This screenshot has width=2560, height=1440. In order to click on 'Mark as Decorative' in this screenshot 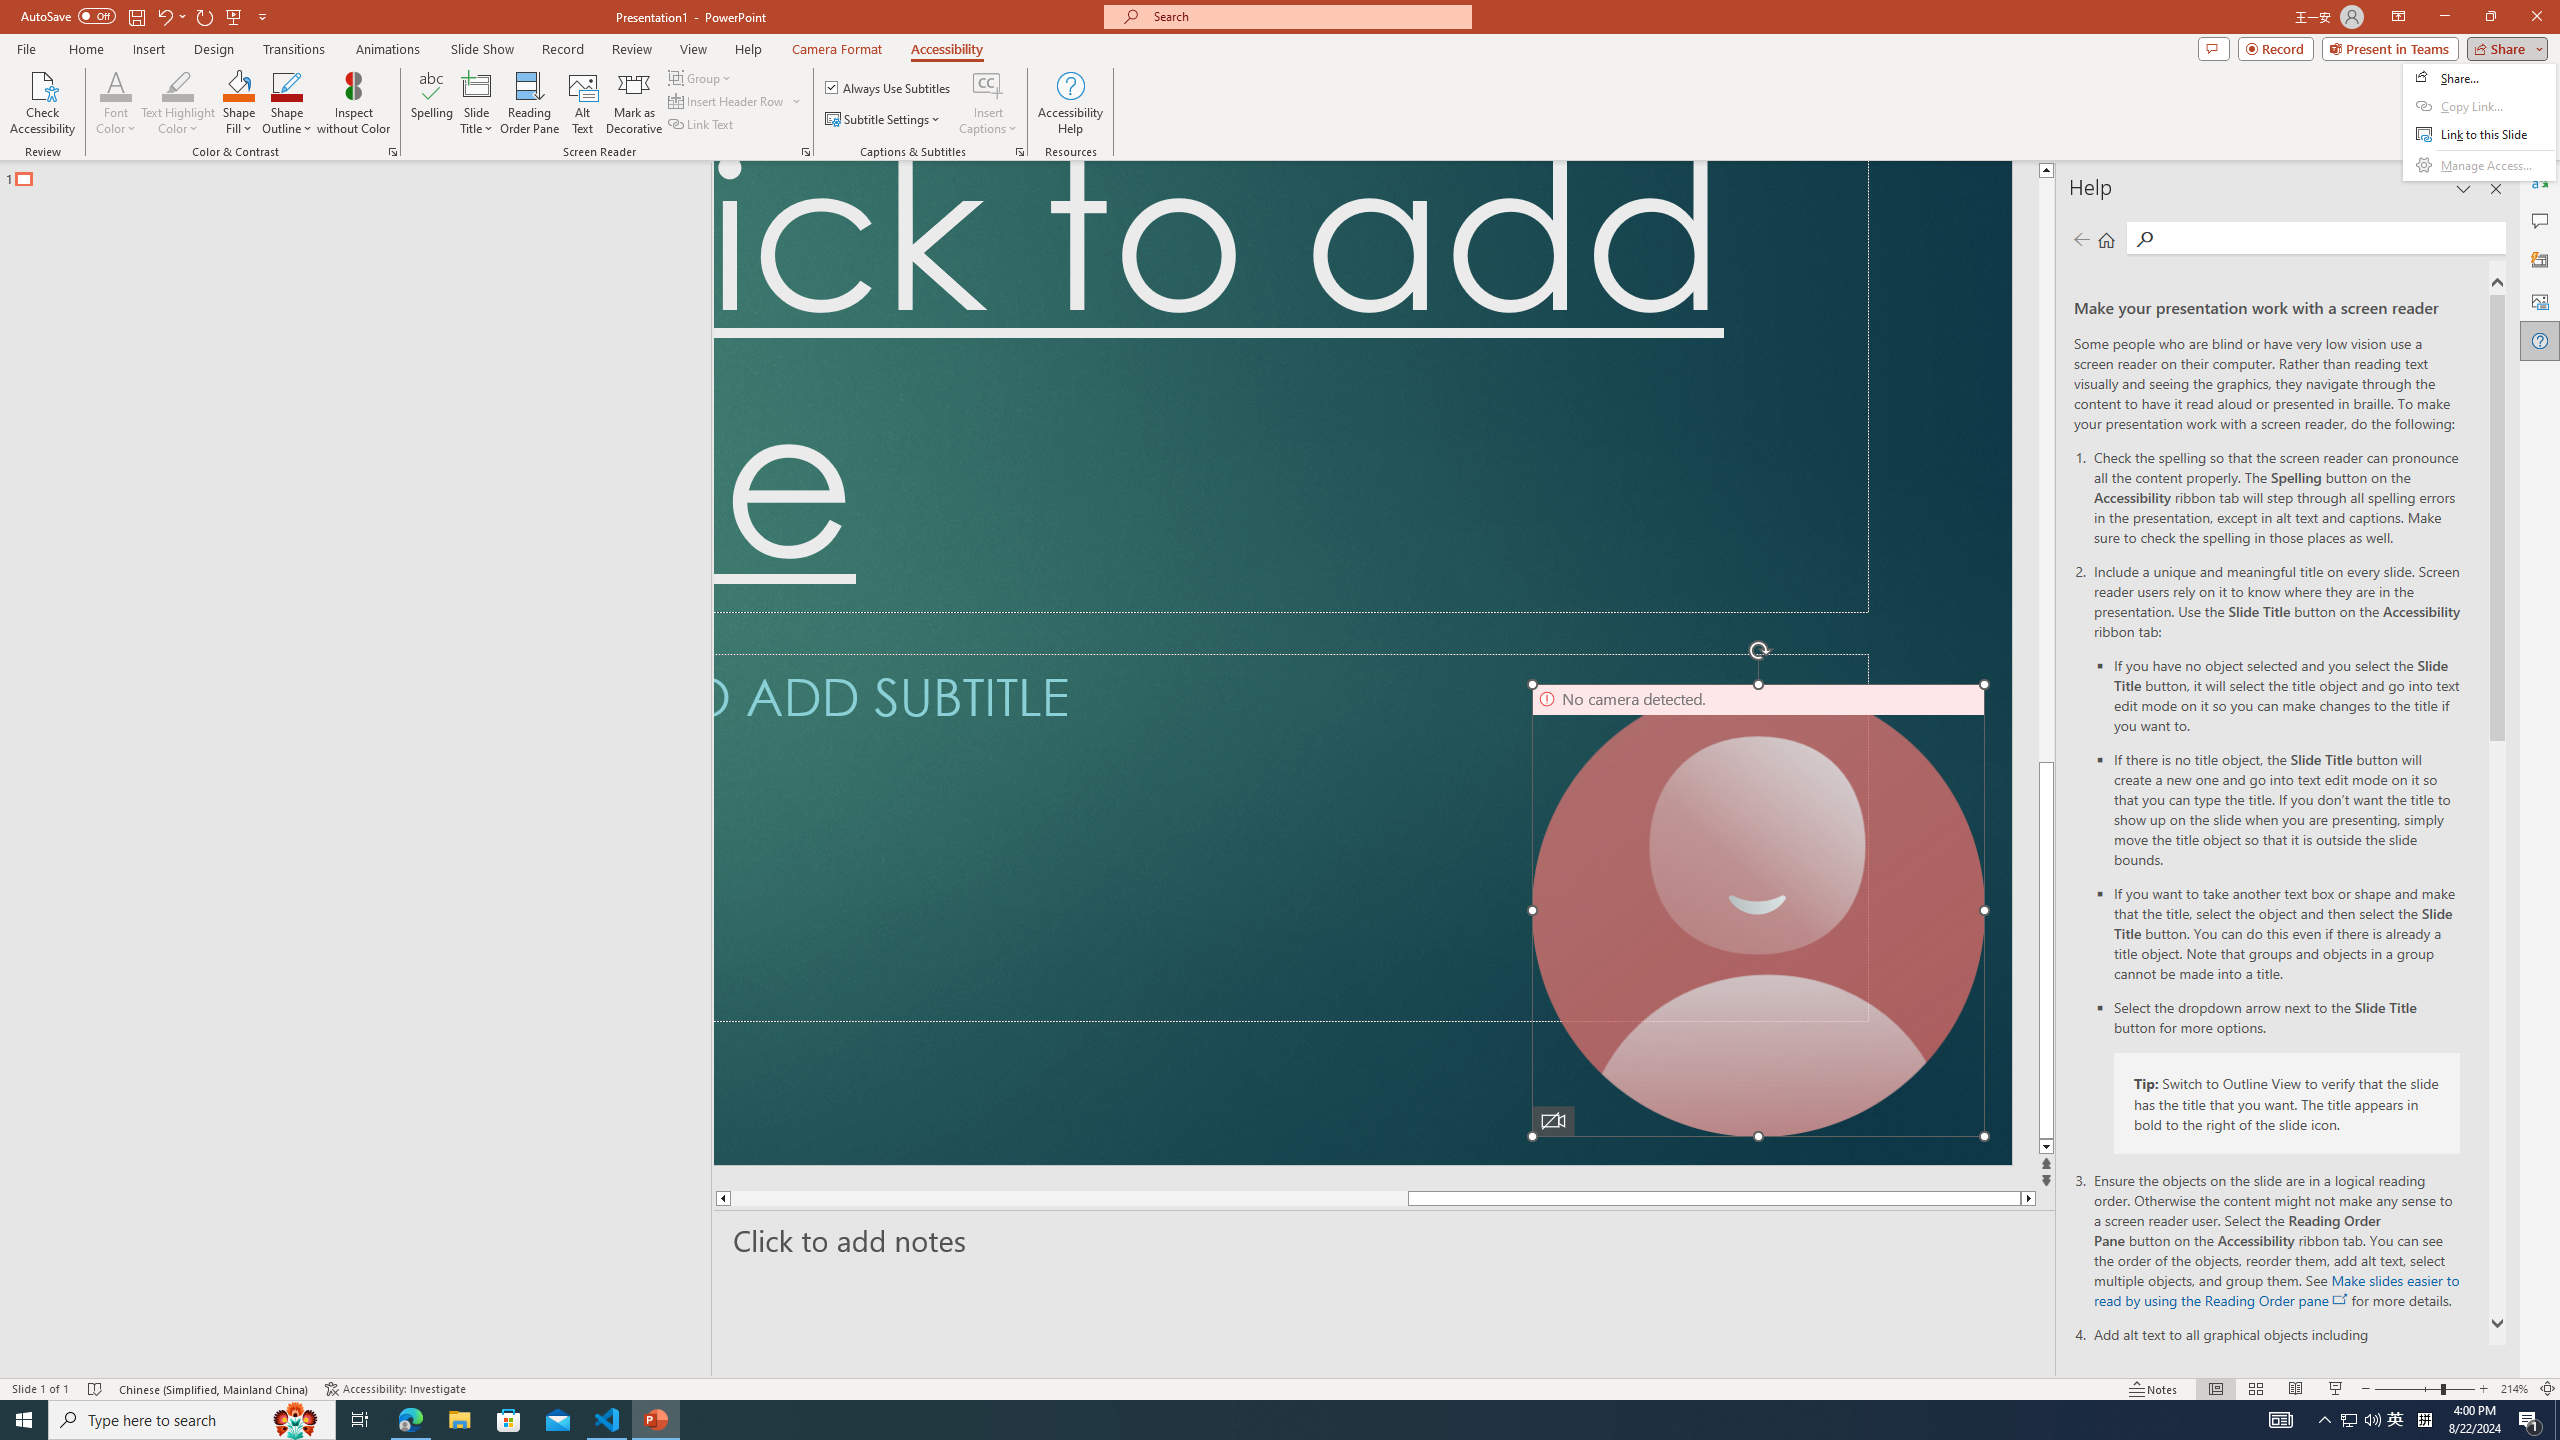, I will do `click(633, 103)`.